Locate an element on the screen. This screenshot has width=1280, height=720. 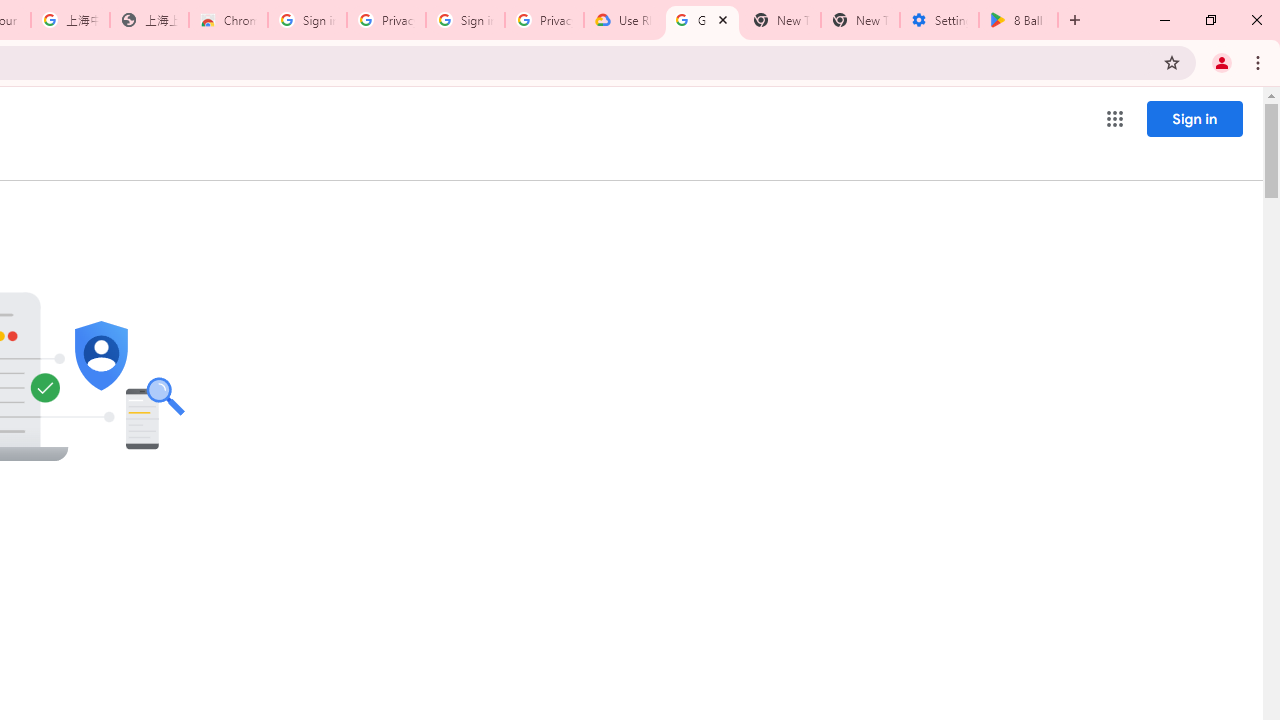
'New Tab' is located at coordinates (860, 20).